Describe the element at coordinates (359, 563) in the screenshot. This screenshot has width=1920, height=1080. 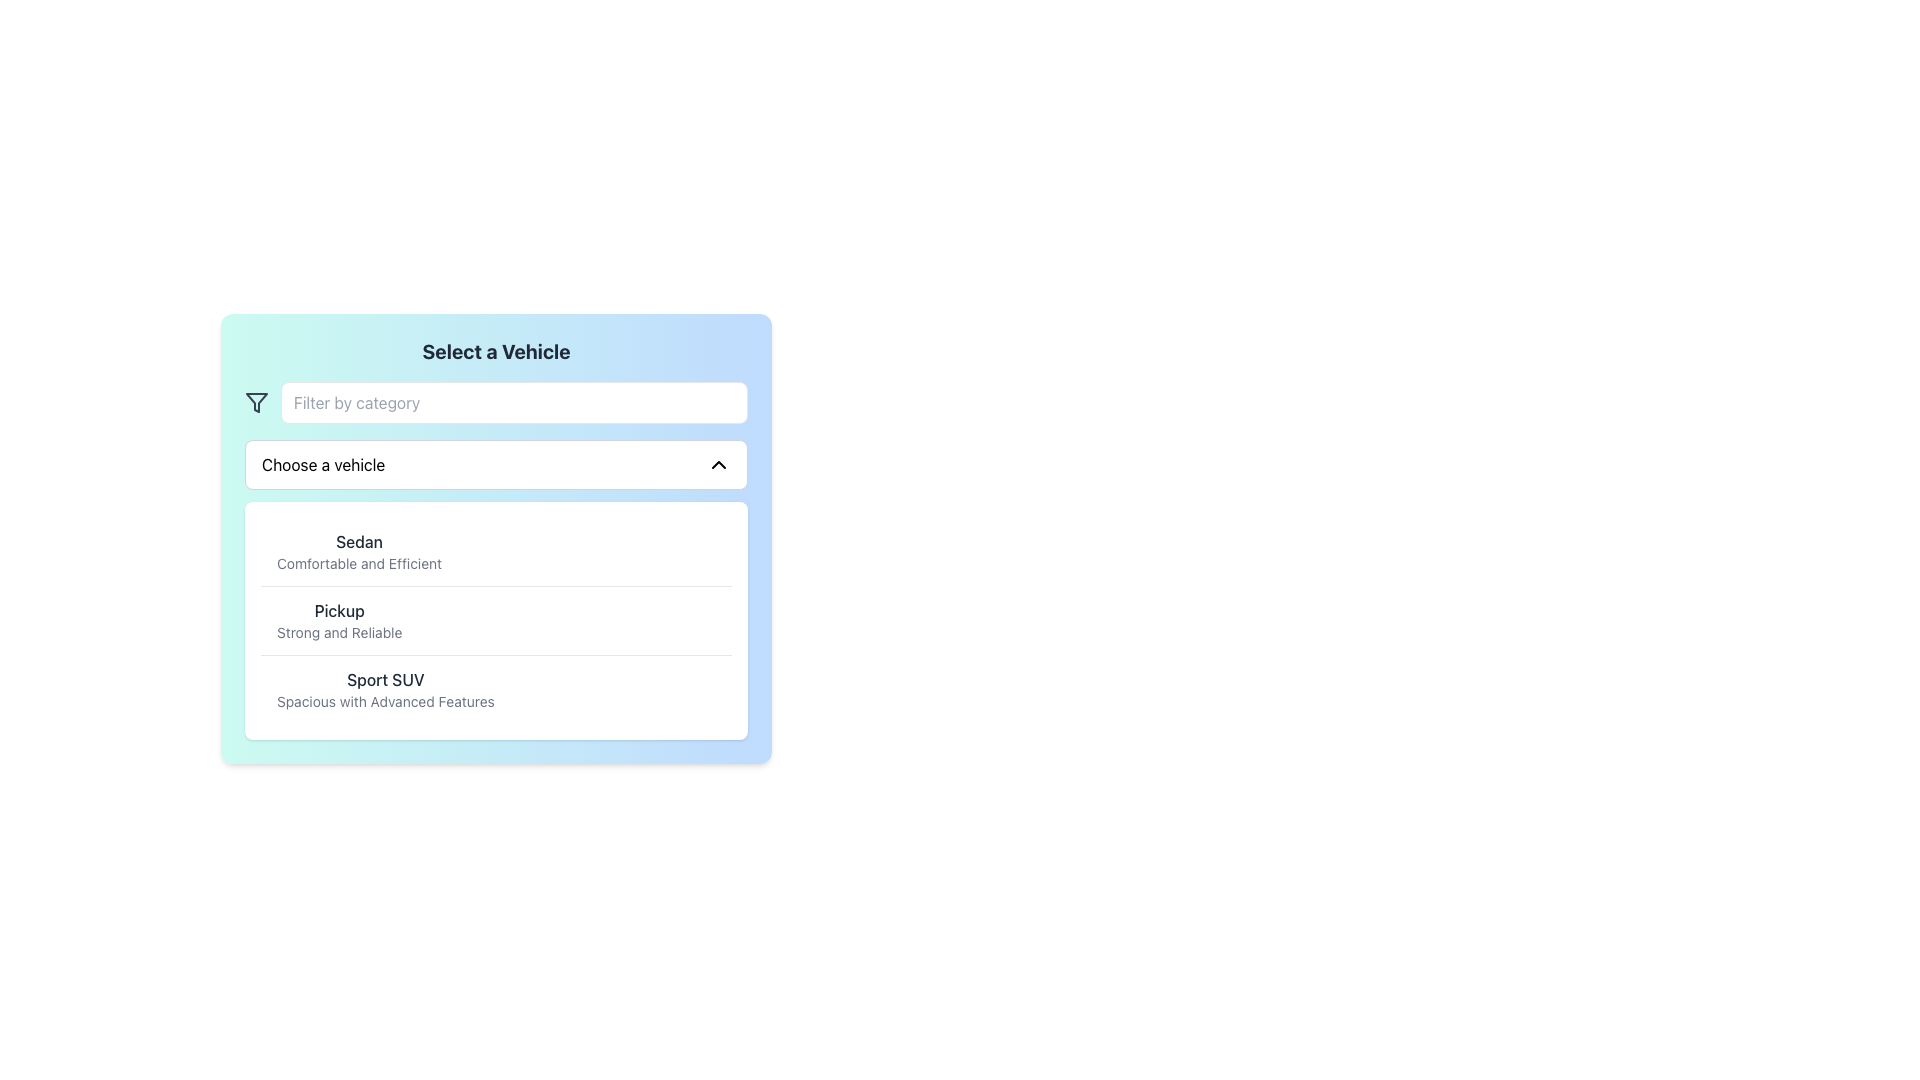
I see `the text label displaying 'Comfortable and Efficient', which is positioned below the 'Sedan' label in the dropdown list of vehicles` at that location.